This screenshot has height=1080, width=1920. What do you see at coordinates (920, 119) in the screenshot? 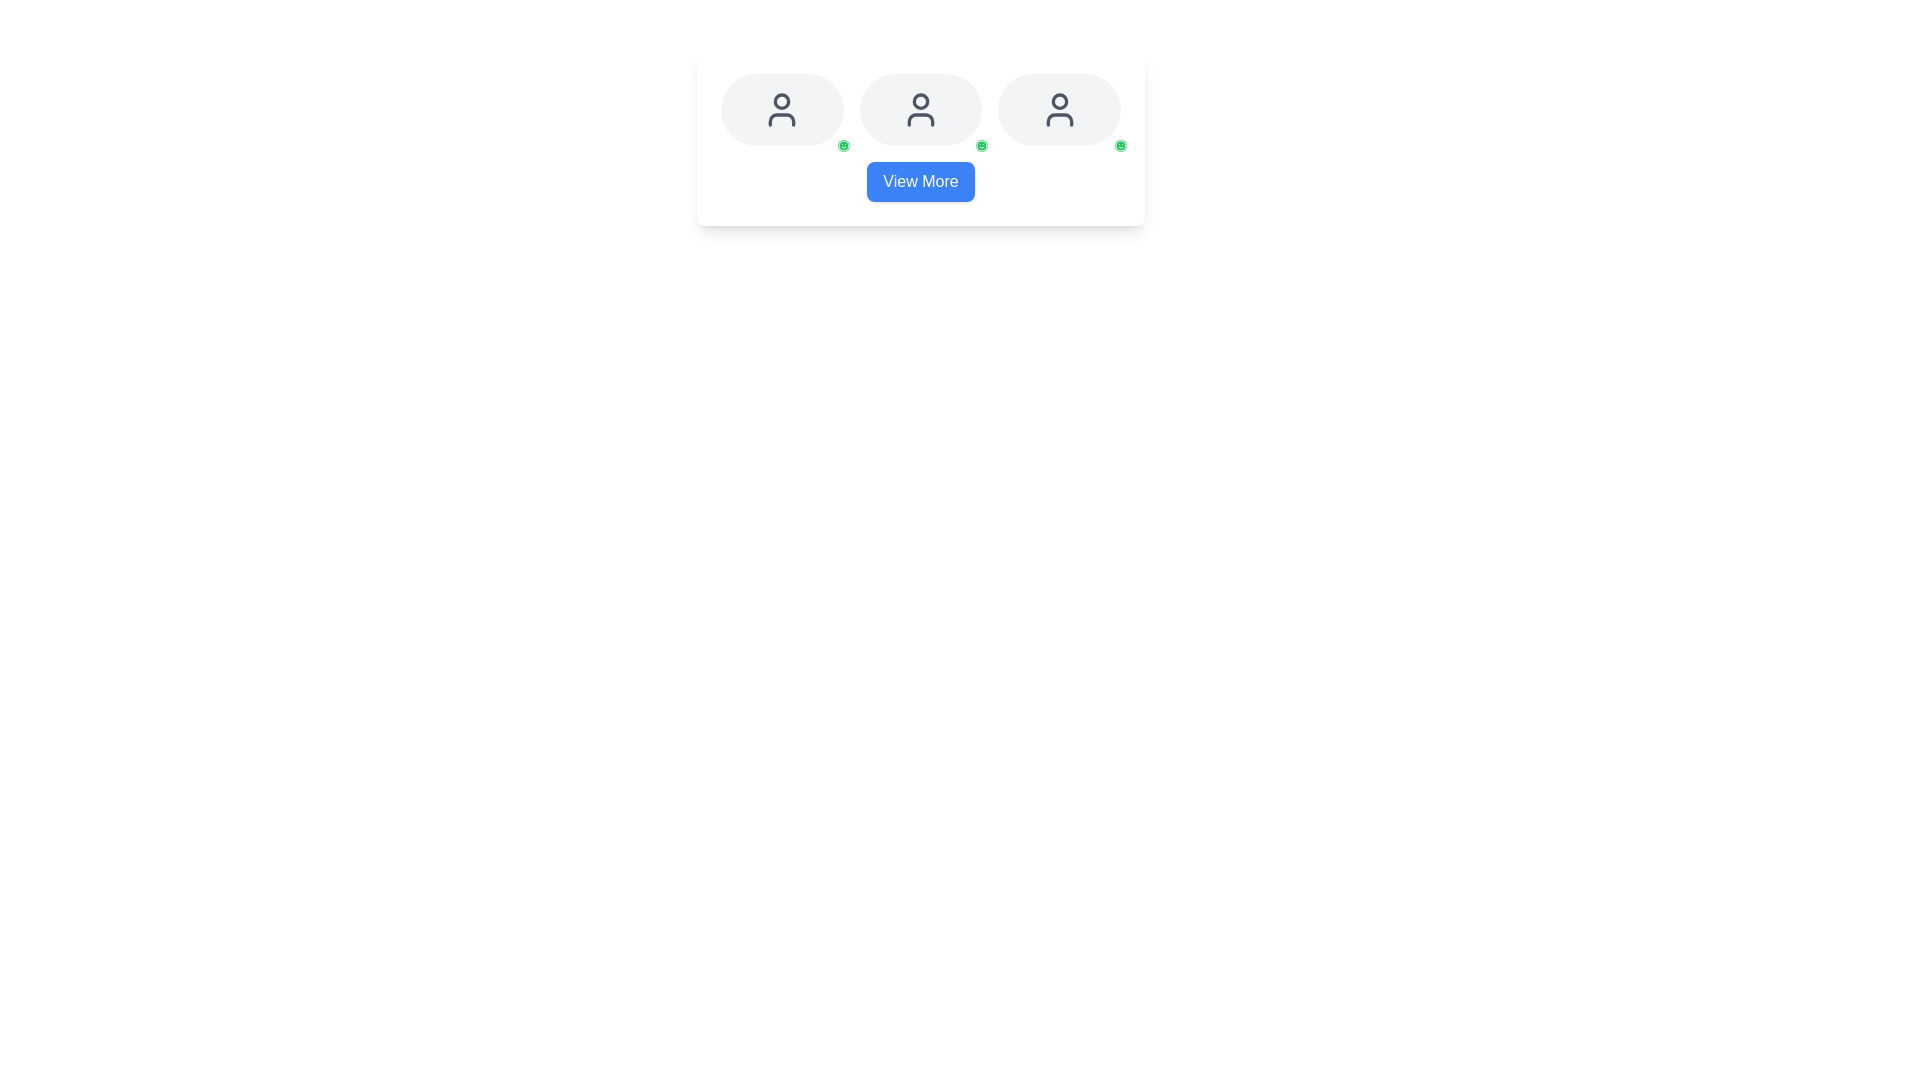
I see `the design of the vector graphic element located in the middle user icon of a horizontal layout of three user icons` at bounding box center [920, 119].